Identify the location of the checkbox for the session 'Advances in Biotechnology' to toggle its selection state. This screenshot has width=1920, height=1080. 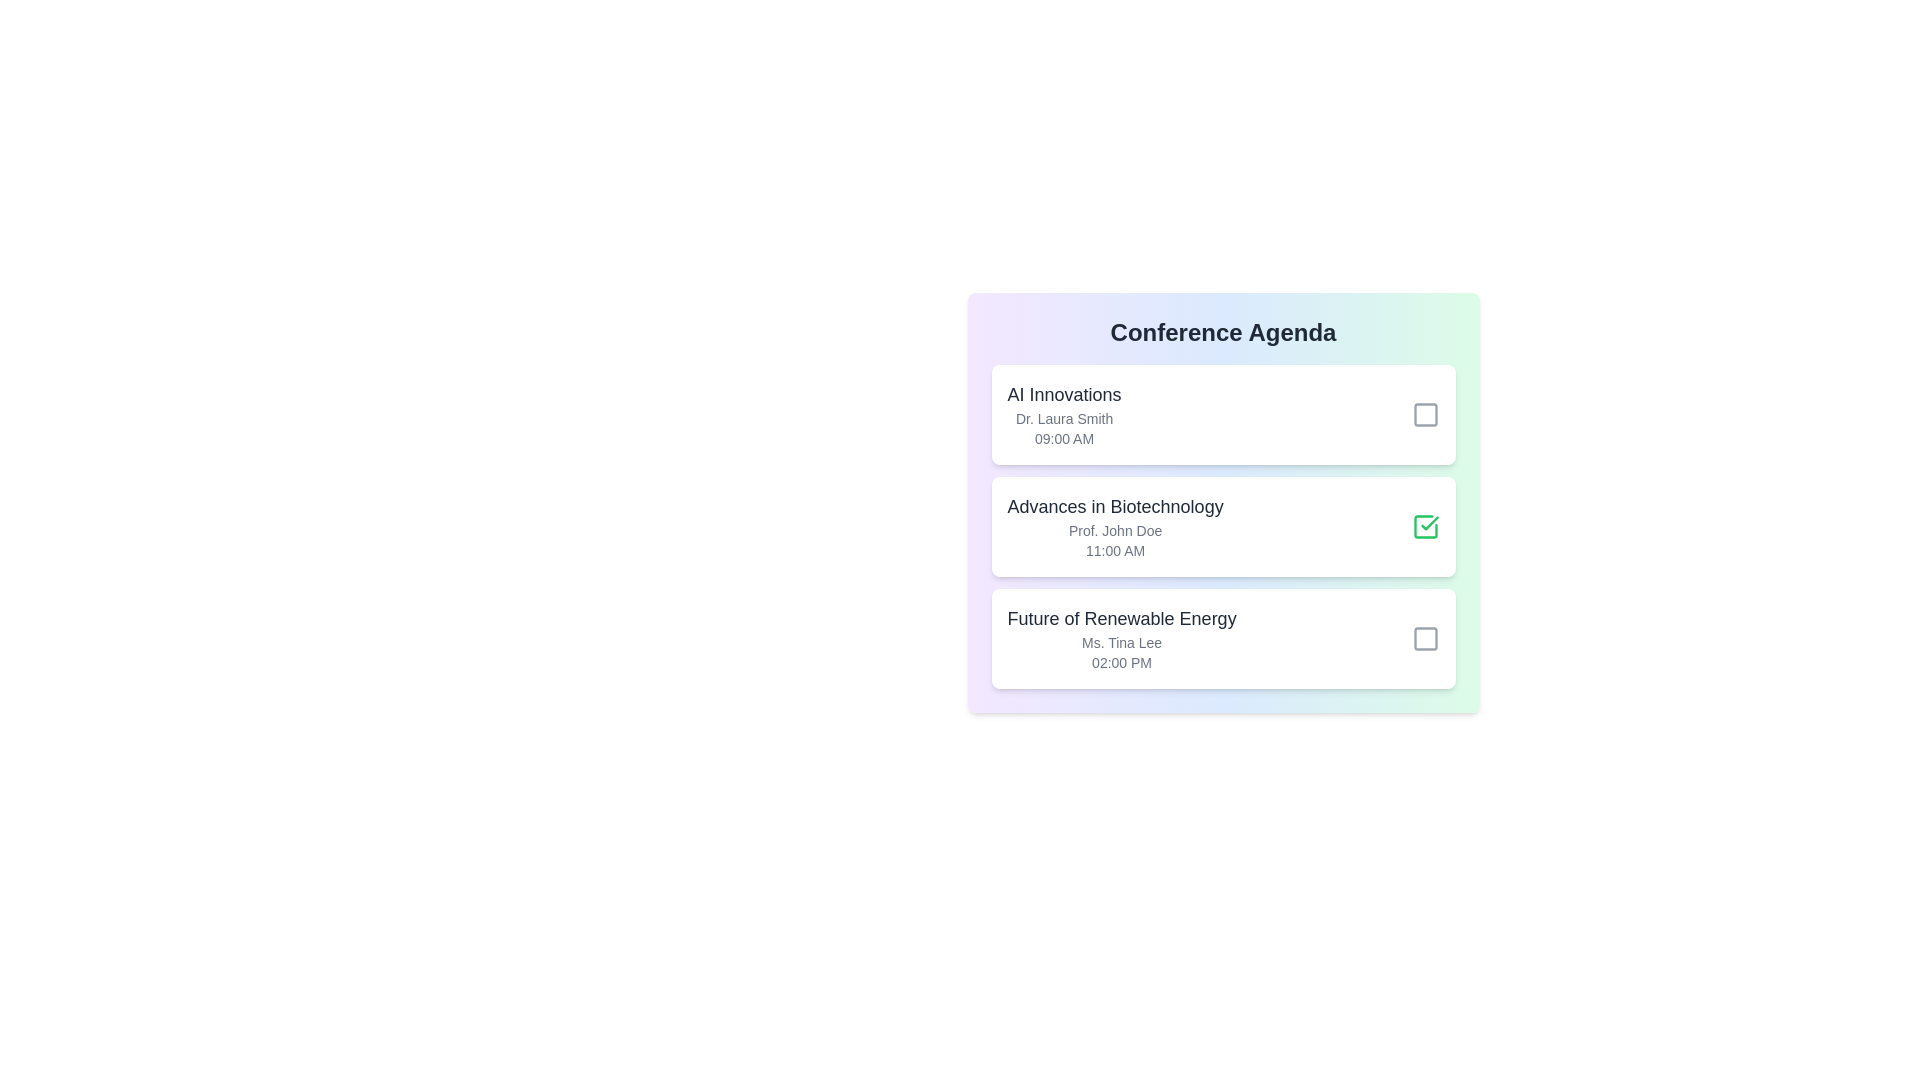
(1424, 526).